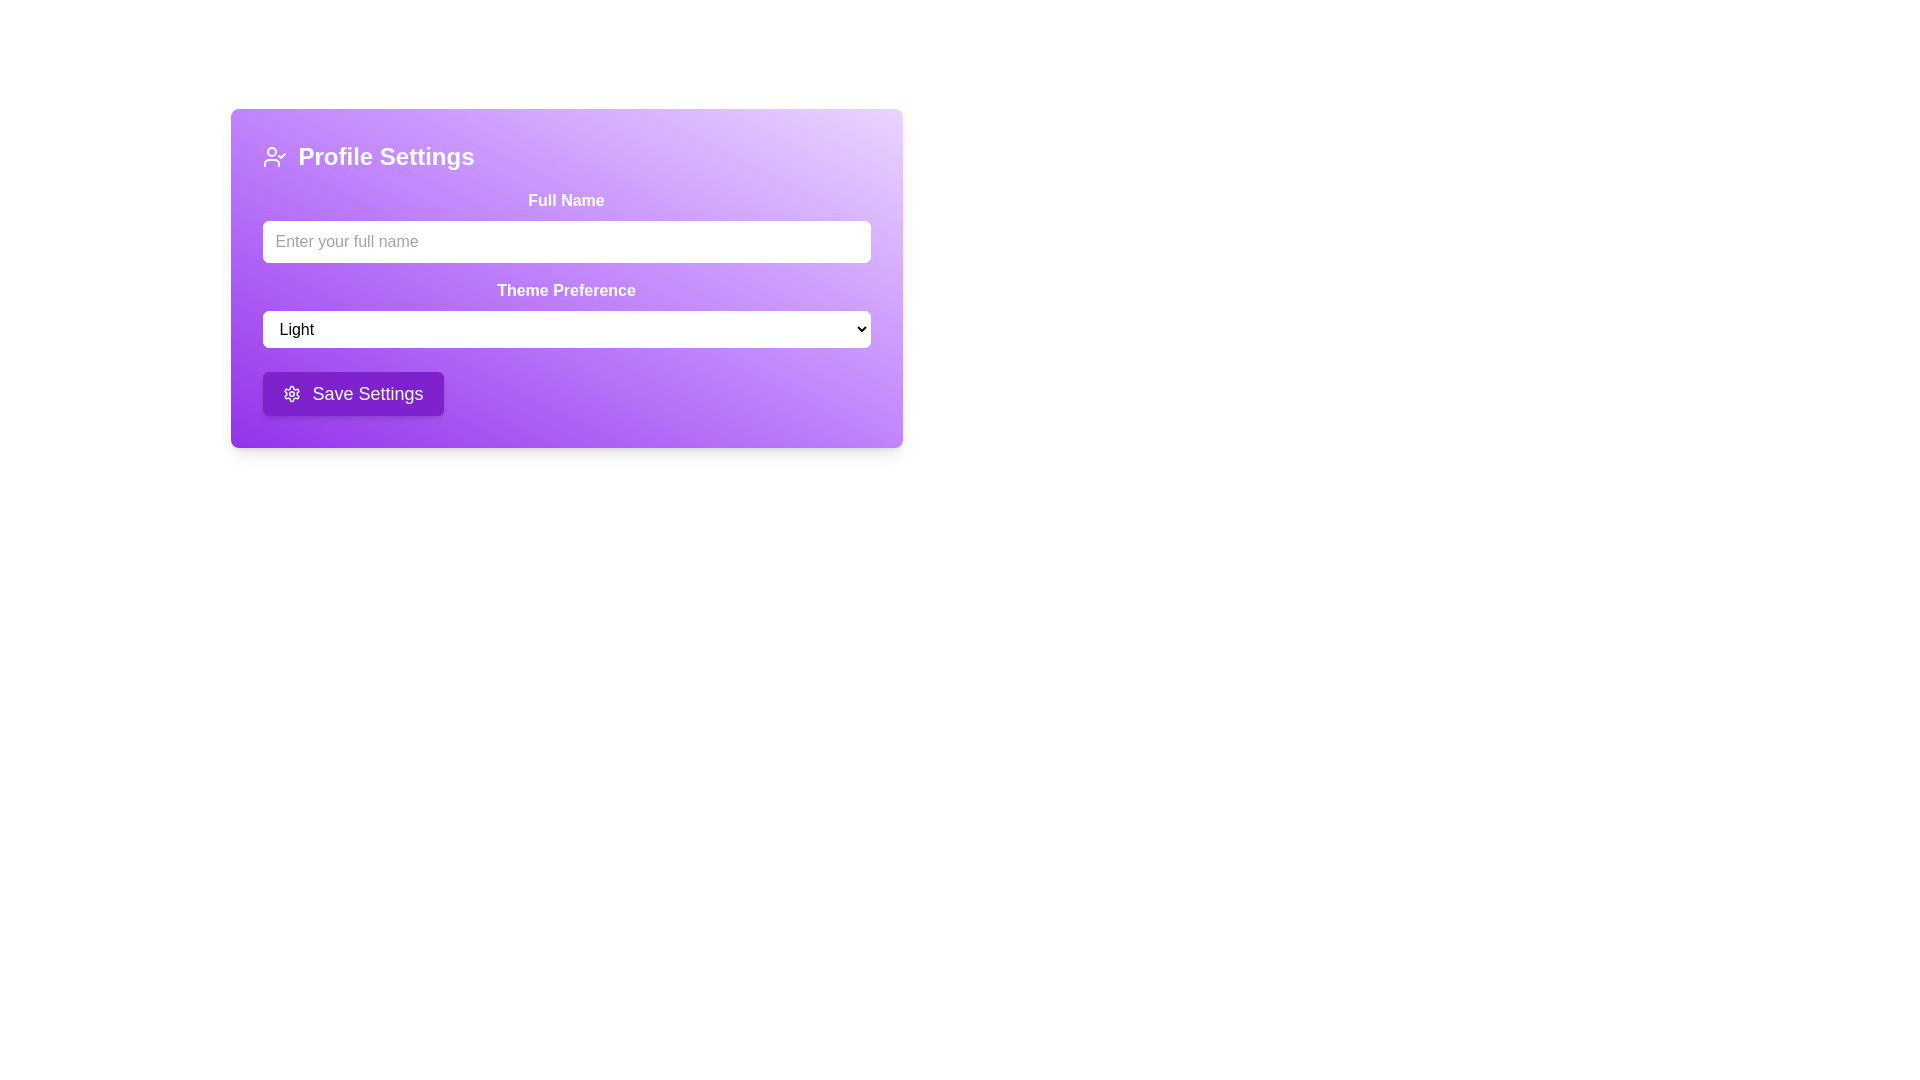  What do you see at coordinates (273, 156) in the screenshot?
I see `the user-related settings icon in the header section of the 'Profile Settings' card, which is the leftmost component before the text 'Profile Settings'` at bounding box center [273, 156].